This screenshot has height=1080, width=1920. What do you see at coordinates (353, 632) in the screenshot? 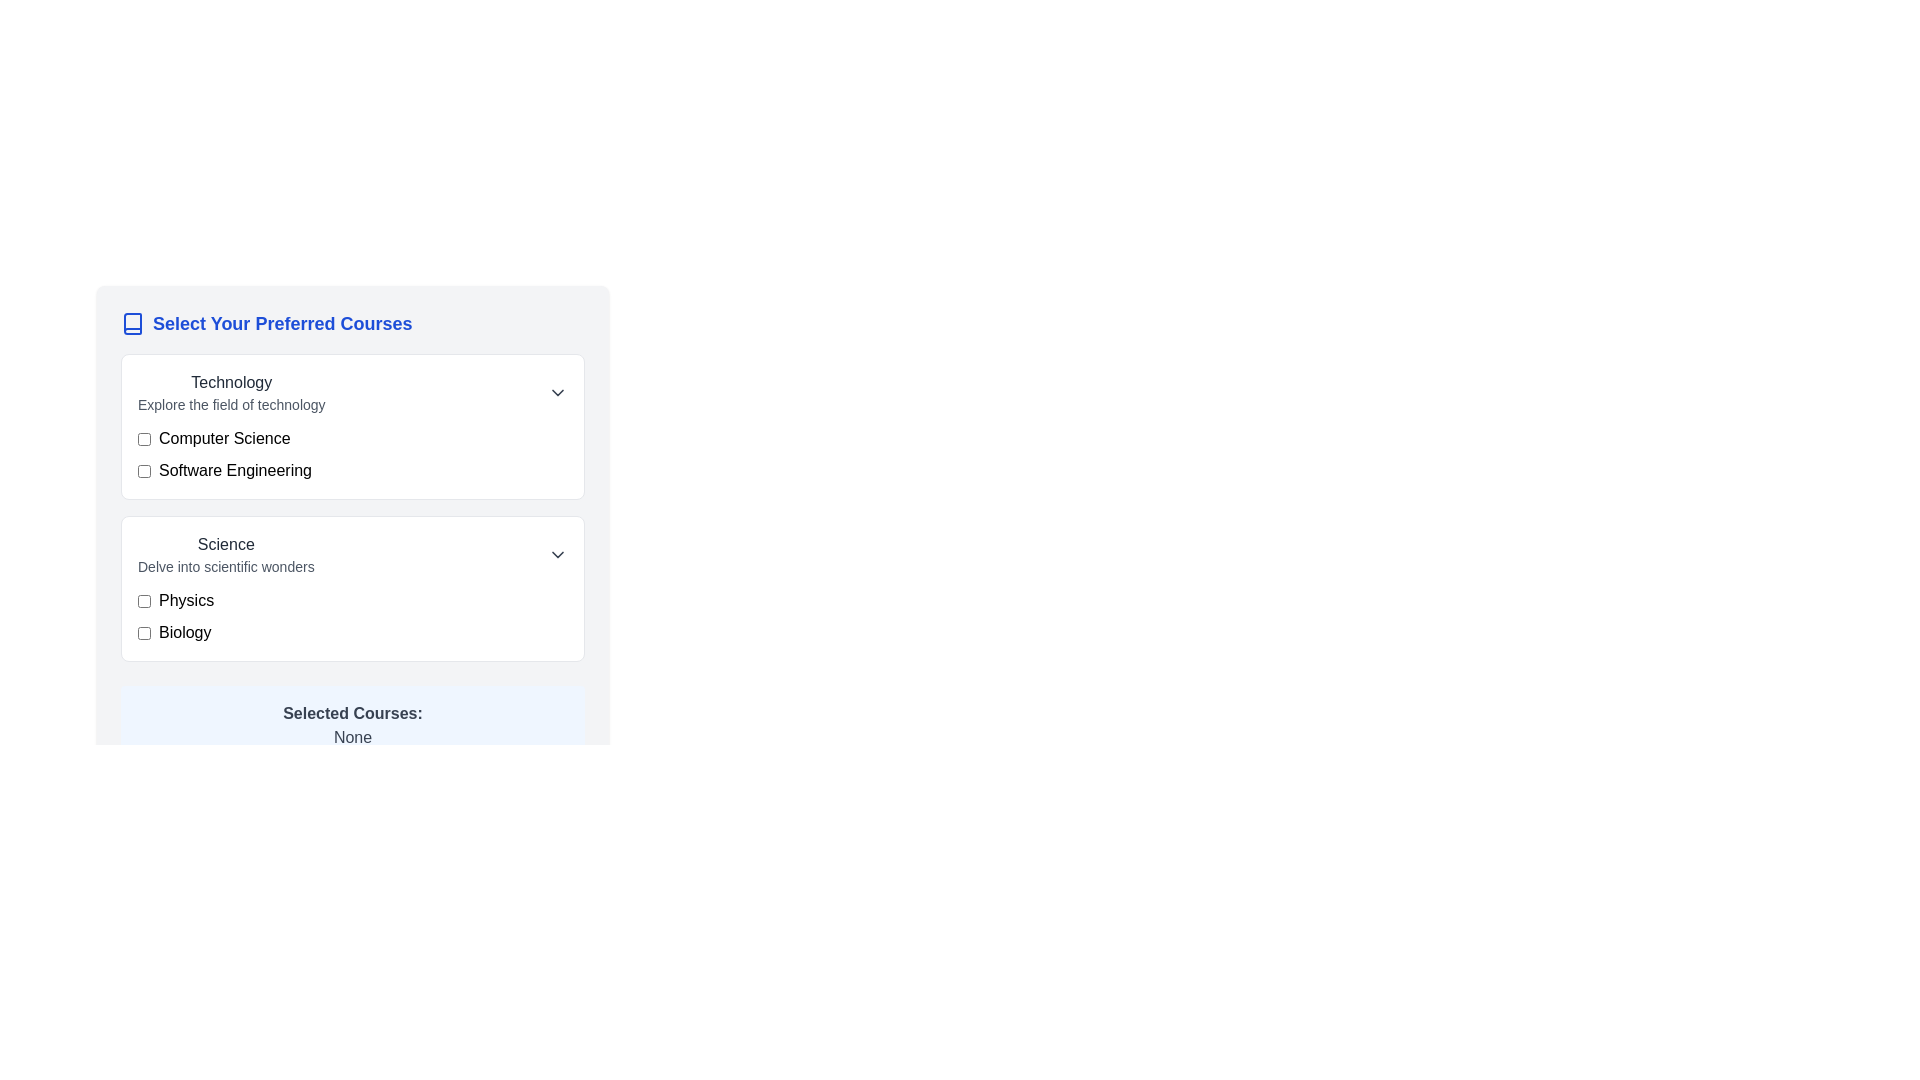
I see `the 'Biology' checkbox option in the 'Science' category by` at bounding box center [353, 632].